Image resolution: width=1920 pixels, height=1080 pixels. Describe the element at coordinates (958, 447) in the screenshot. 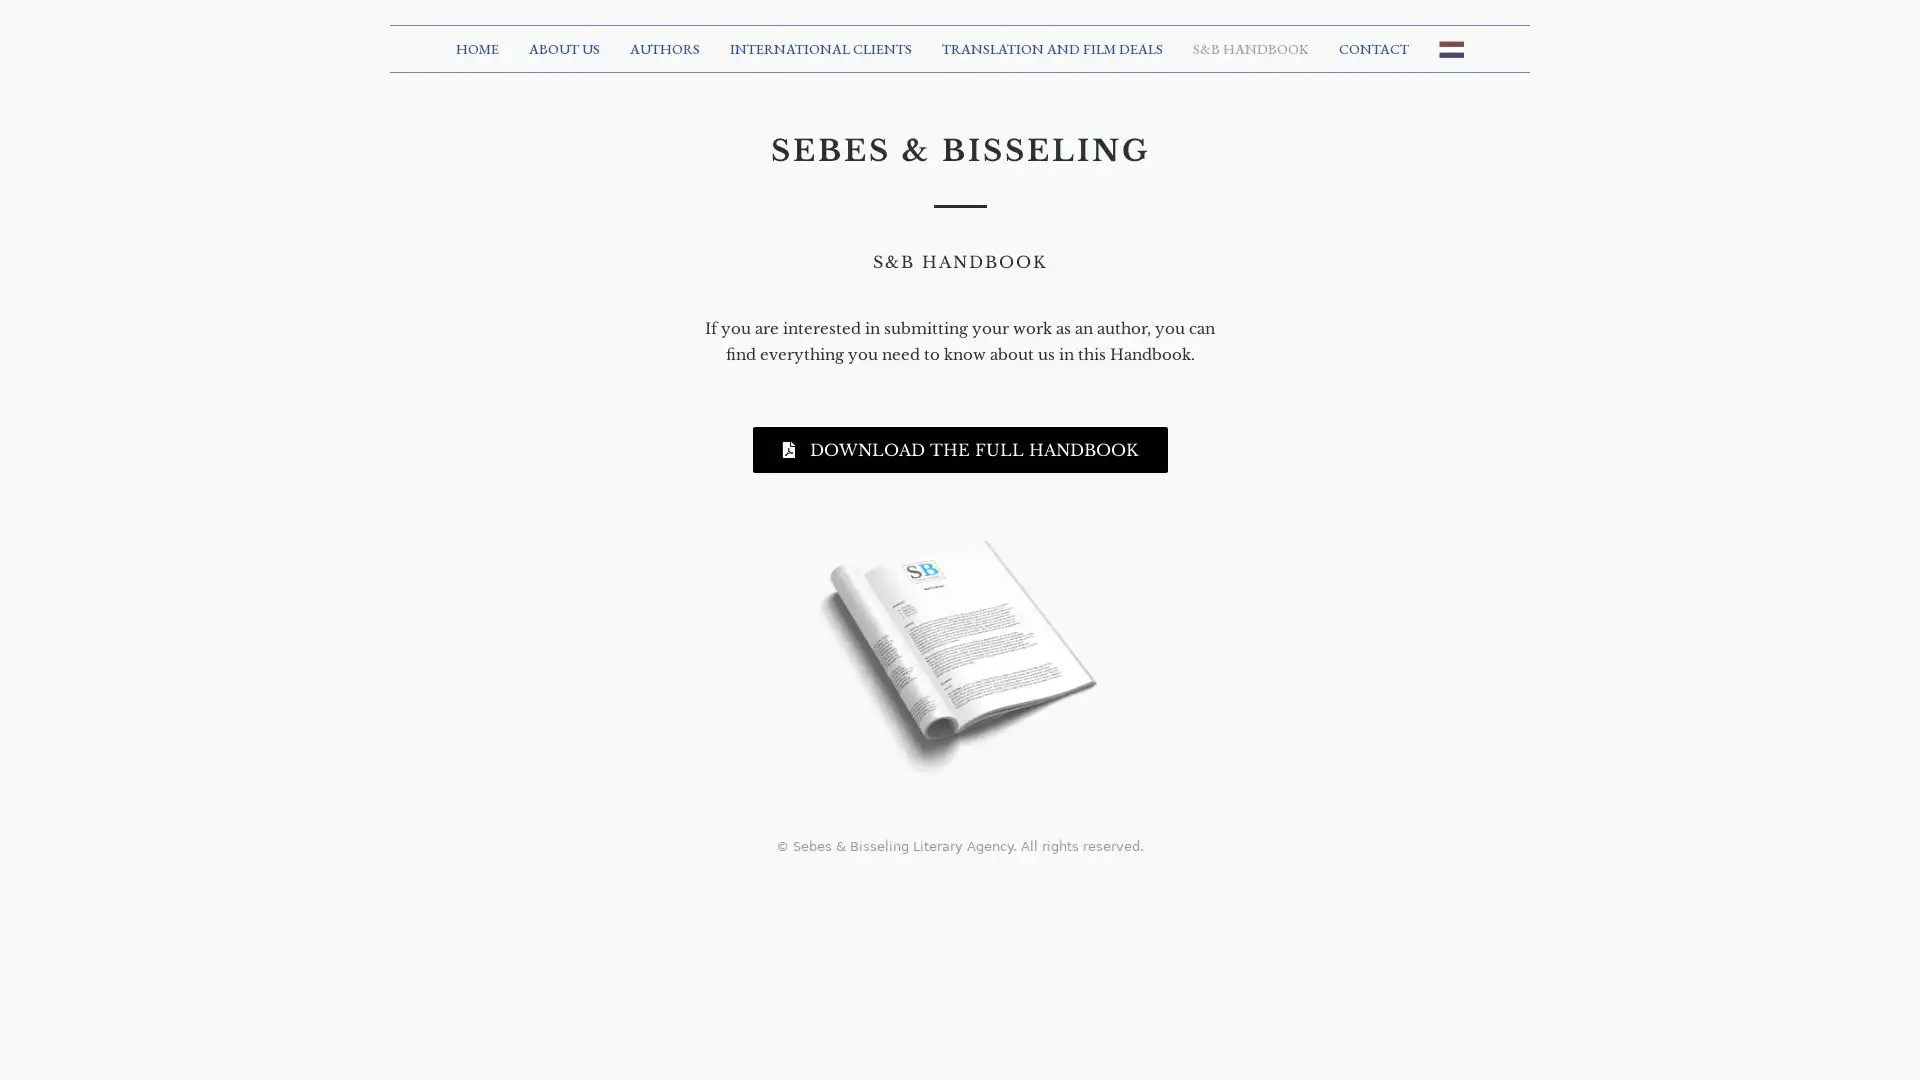

I see `DOWNLOAD THE FULL HANDBOOK` at that location.